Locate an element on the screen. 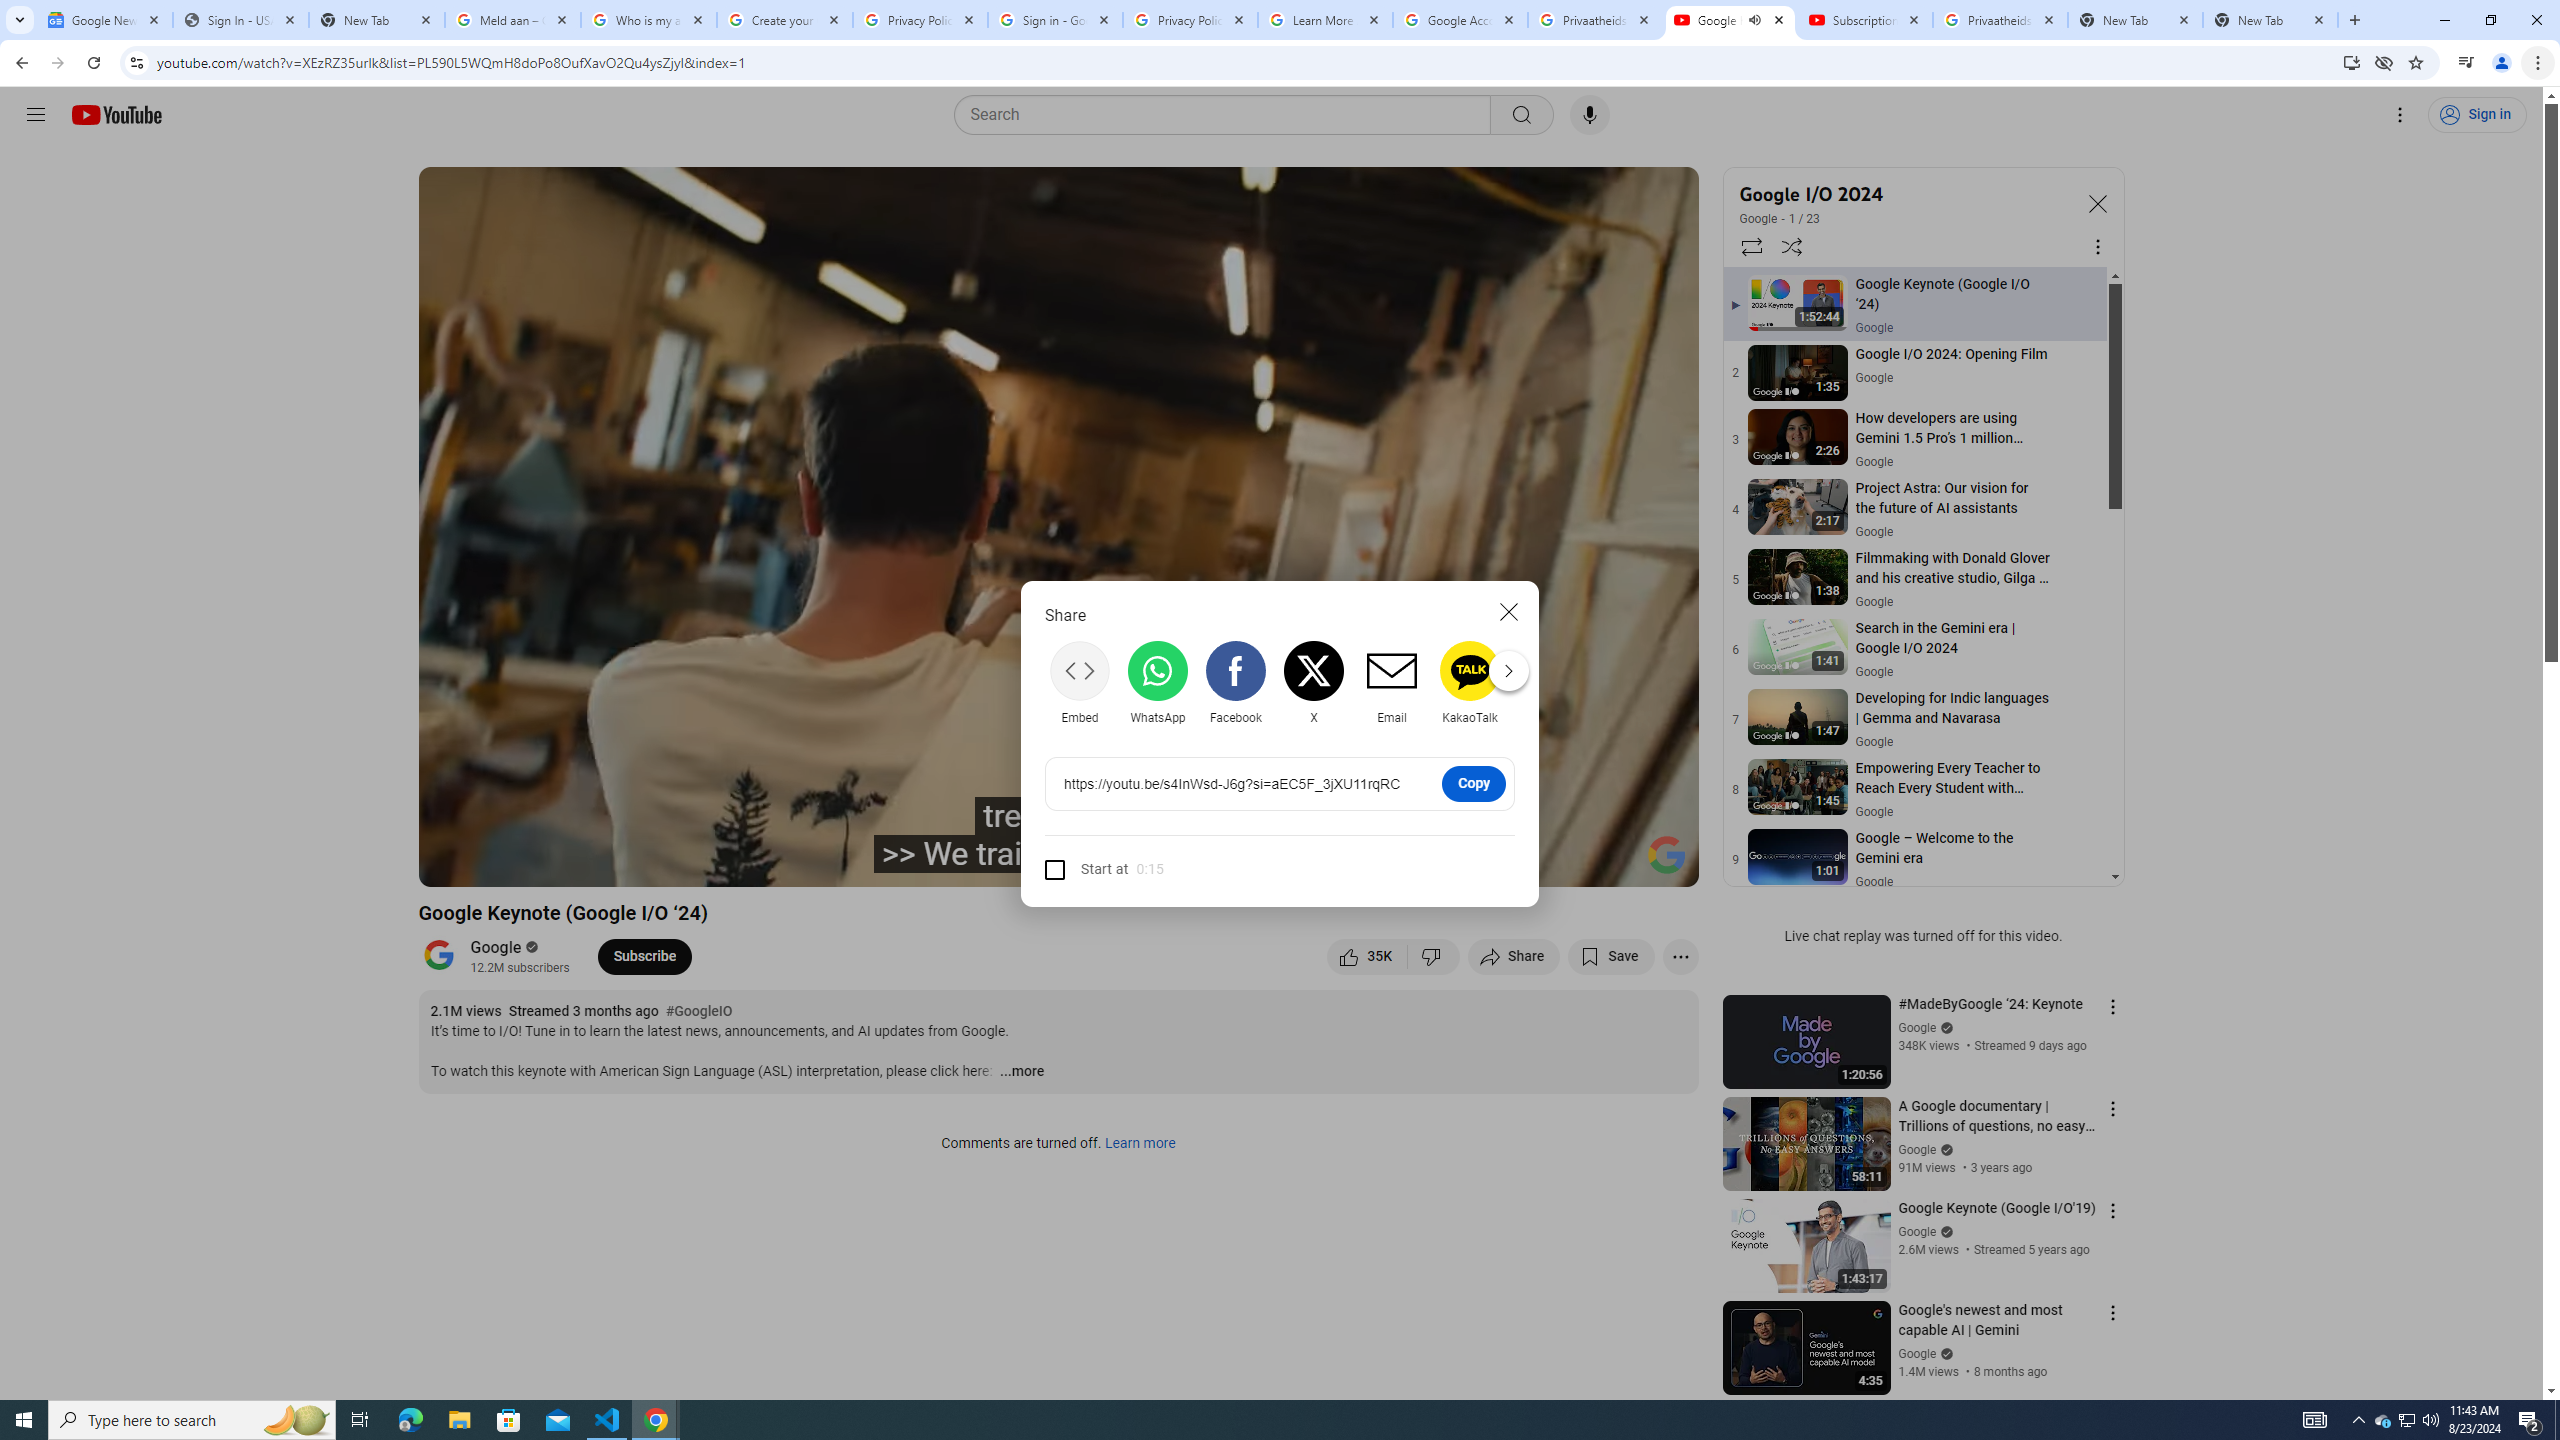 This screenshot has width=2560, height=1440. 'Next' is located at coordinates (1508, 670).